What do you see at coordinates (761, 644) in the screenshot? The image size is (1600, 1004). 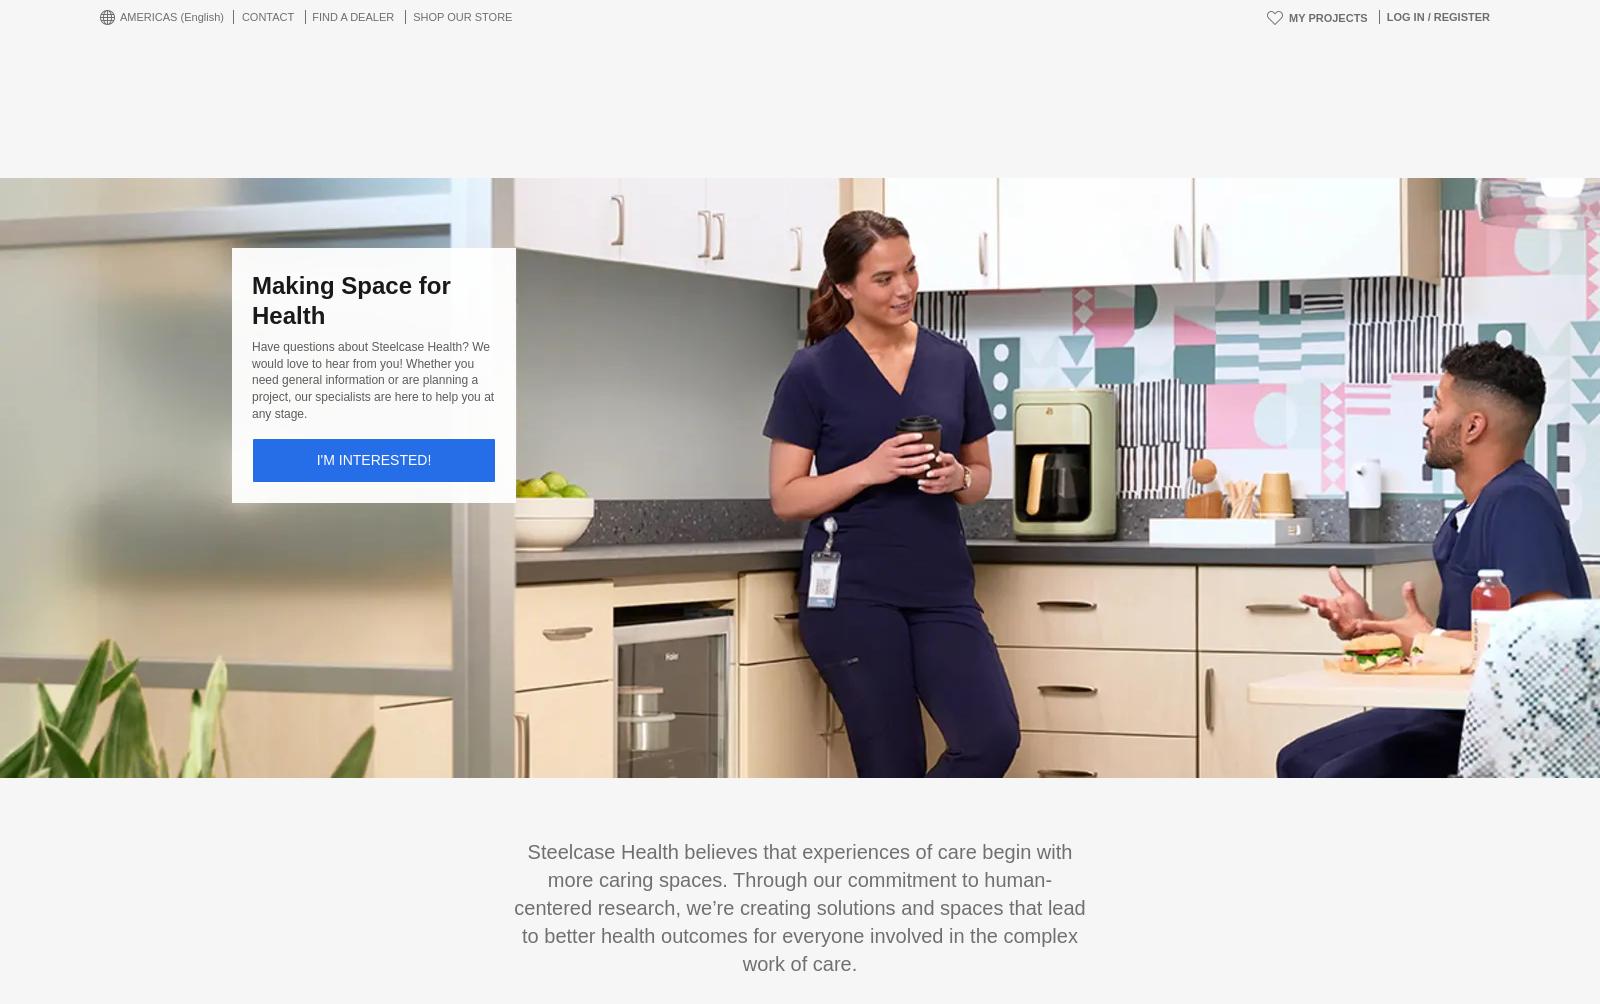 I see `'Register Now'` at bounding box center [761, 644].